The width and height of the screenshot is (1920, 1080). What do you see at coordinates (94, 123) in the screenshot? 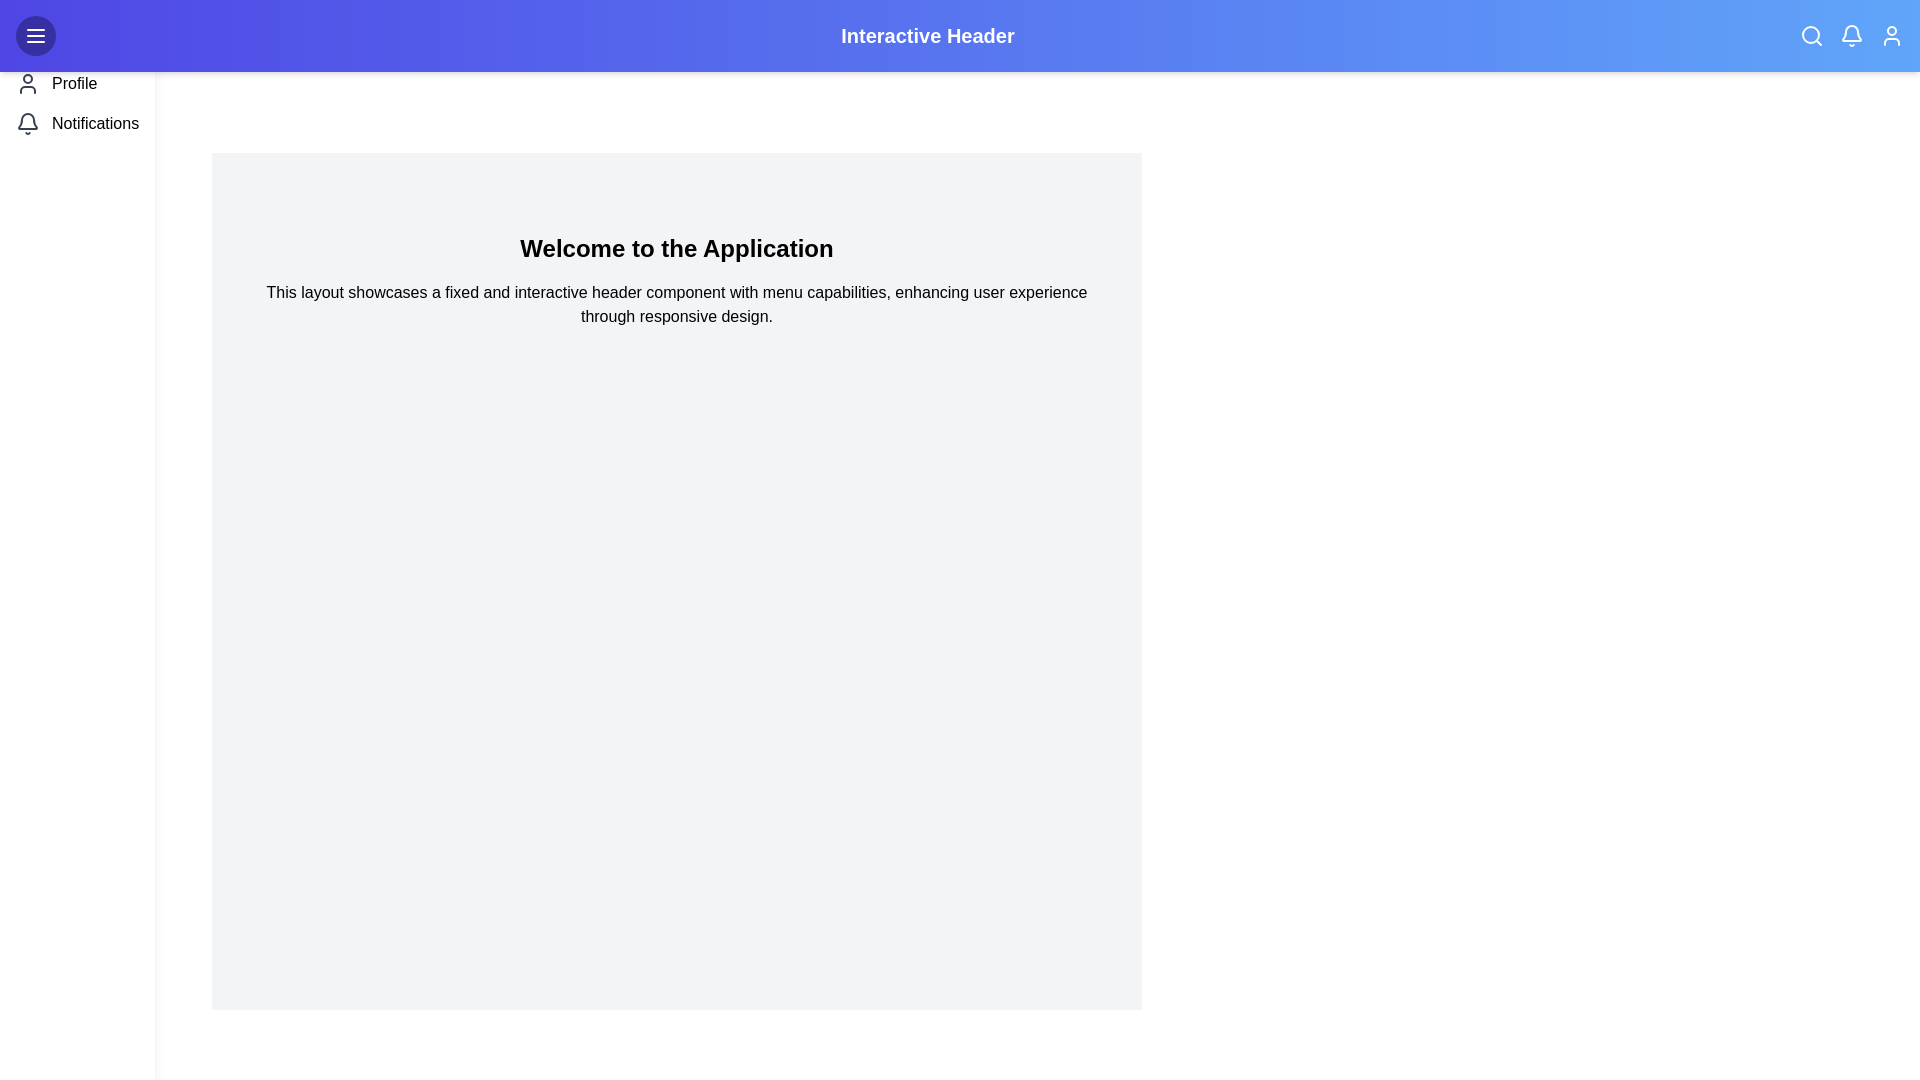
I see `the notifications text label located to the right of the bell icon in the sidebar, beneath the 'Profile' option` at bounding box center [94, 123].